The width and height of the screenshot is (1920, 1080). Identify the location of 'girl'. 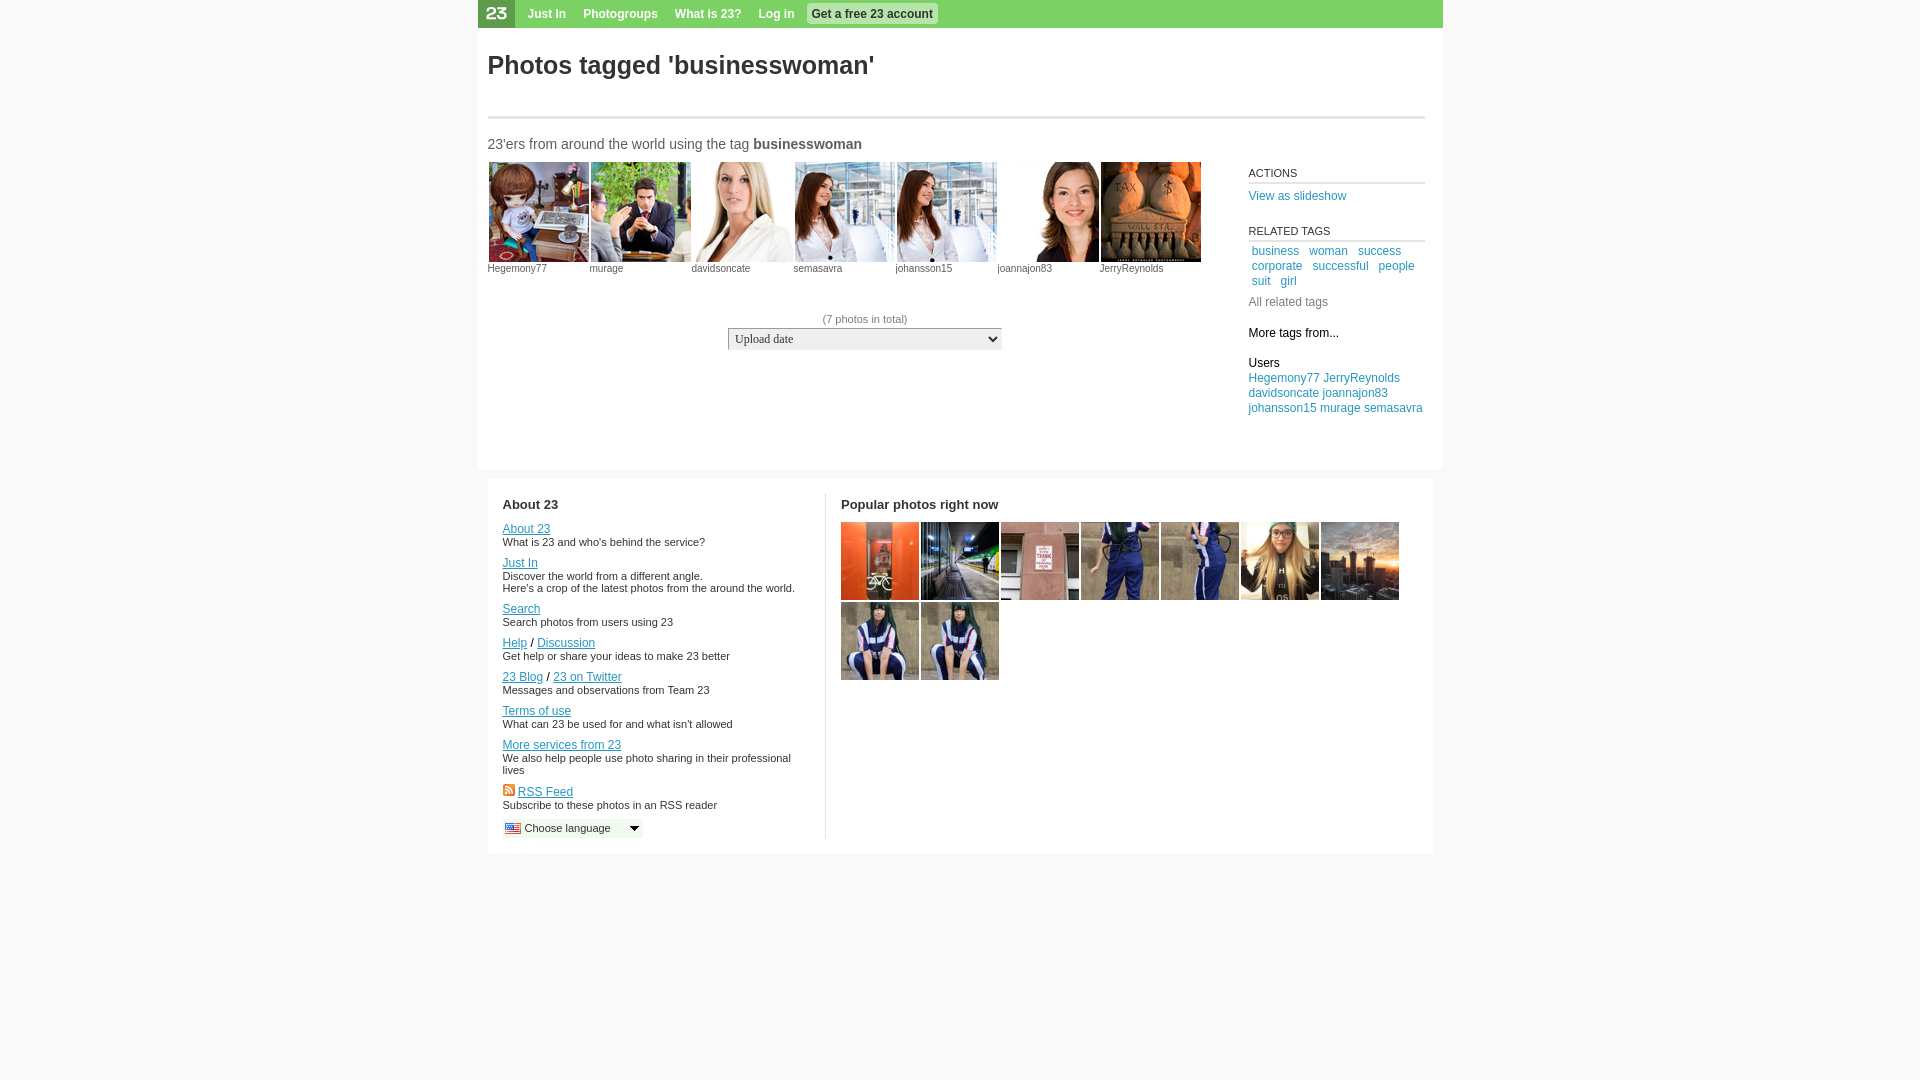
(1289, 281).